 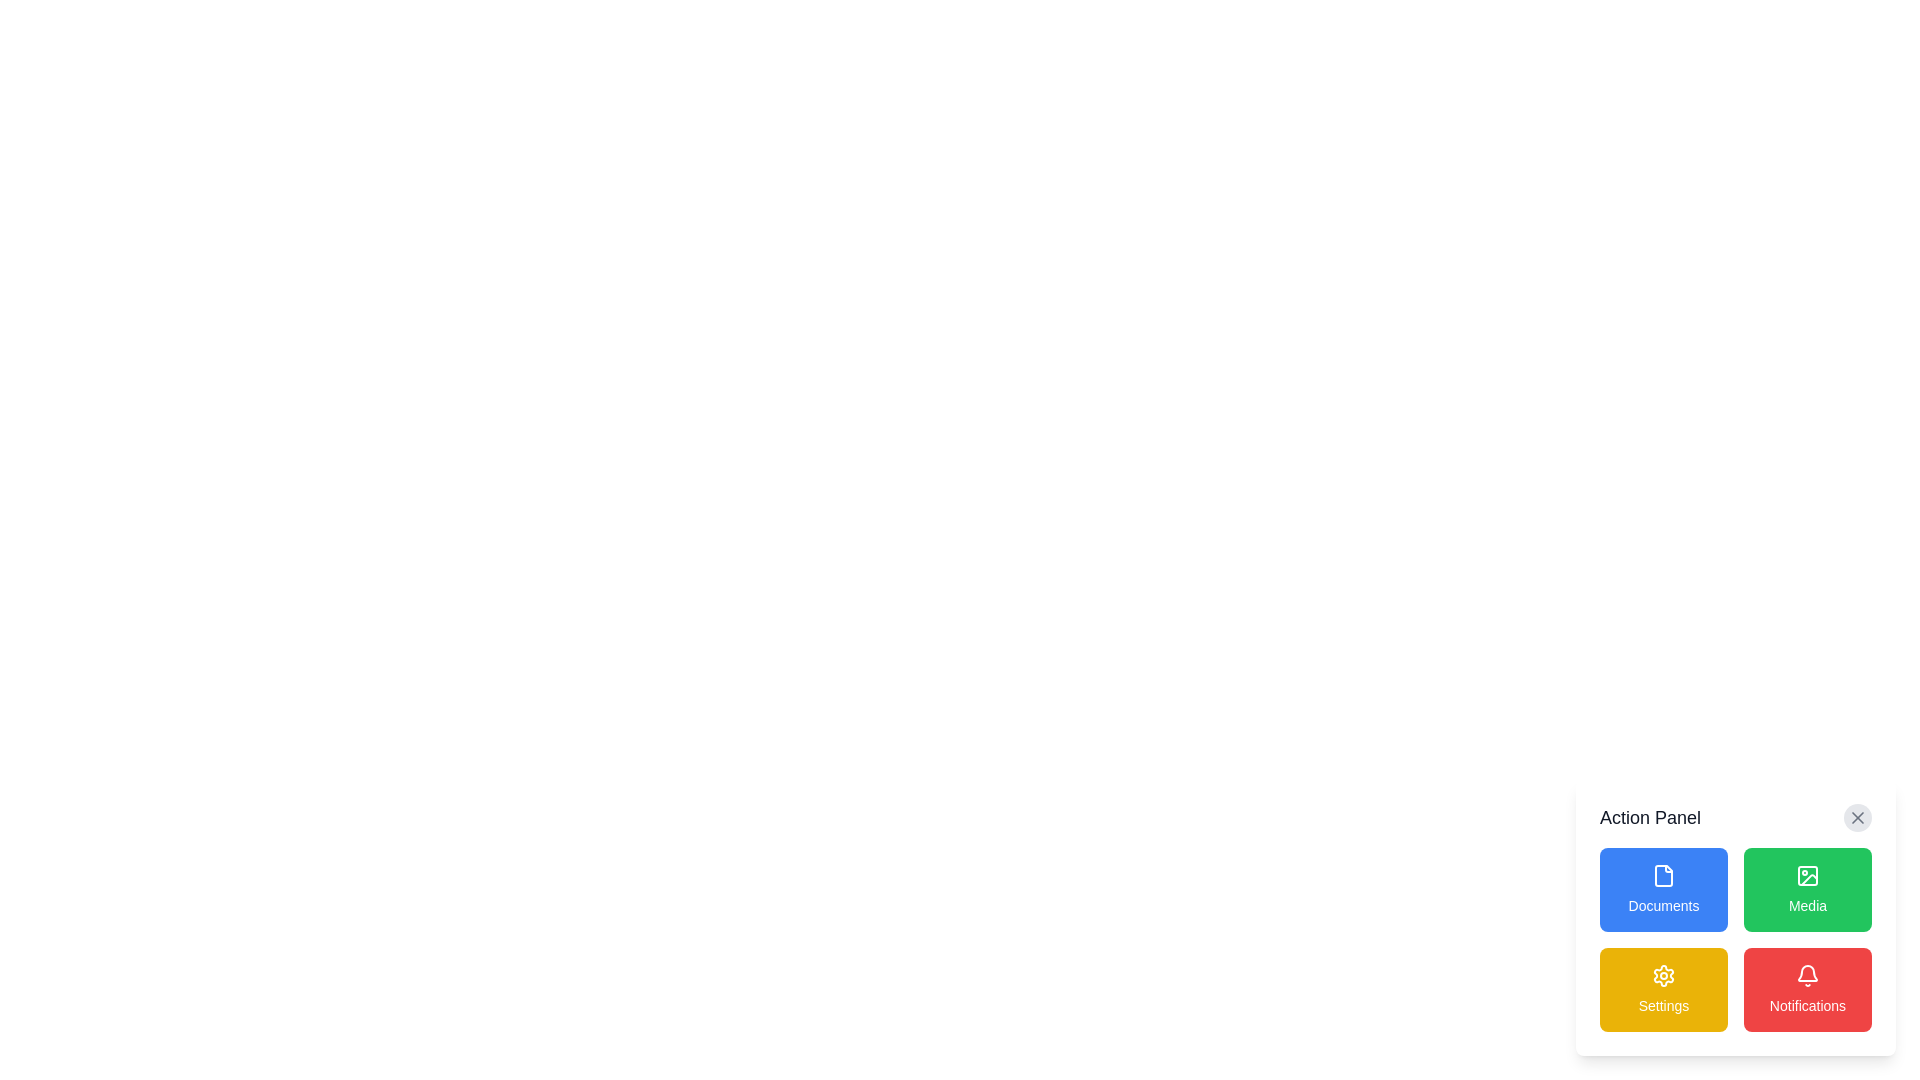 I want to click on the text label indicating the purpose of the media button located in the upper-right section of the action panel, so click(x=1808, y=906).